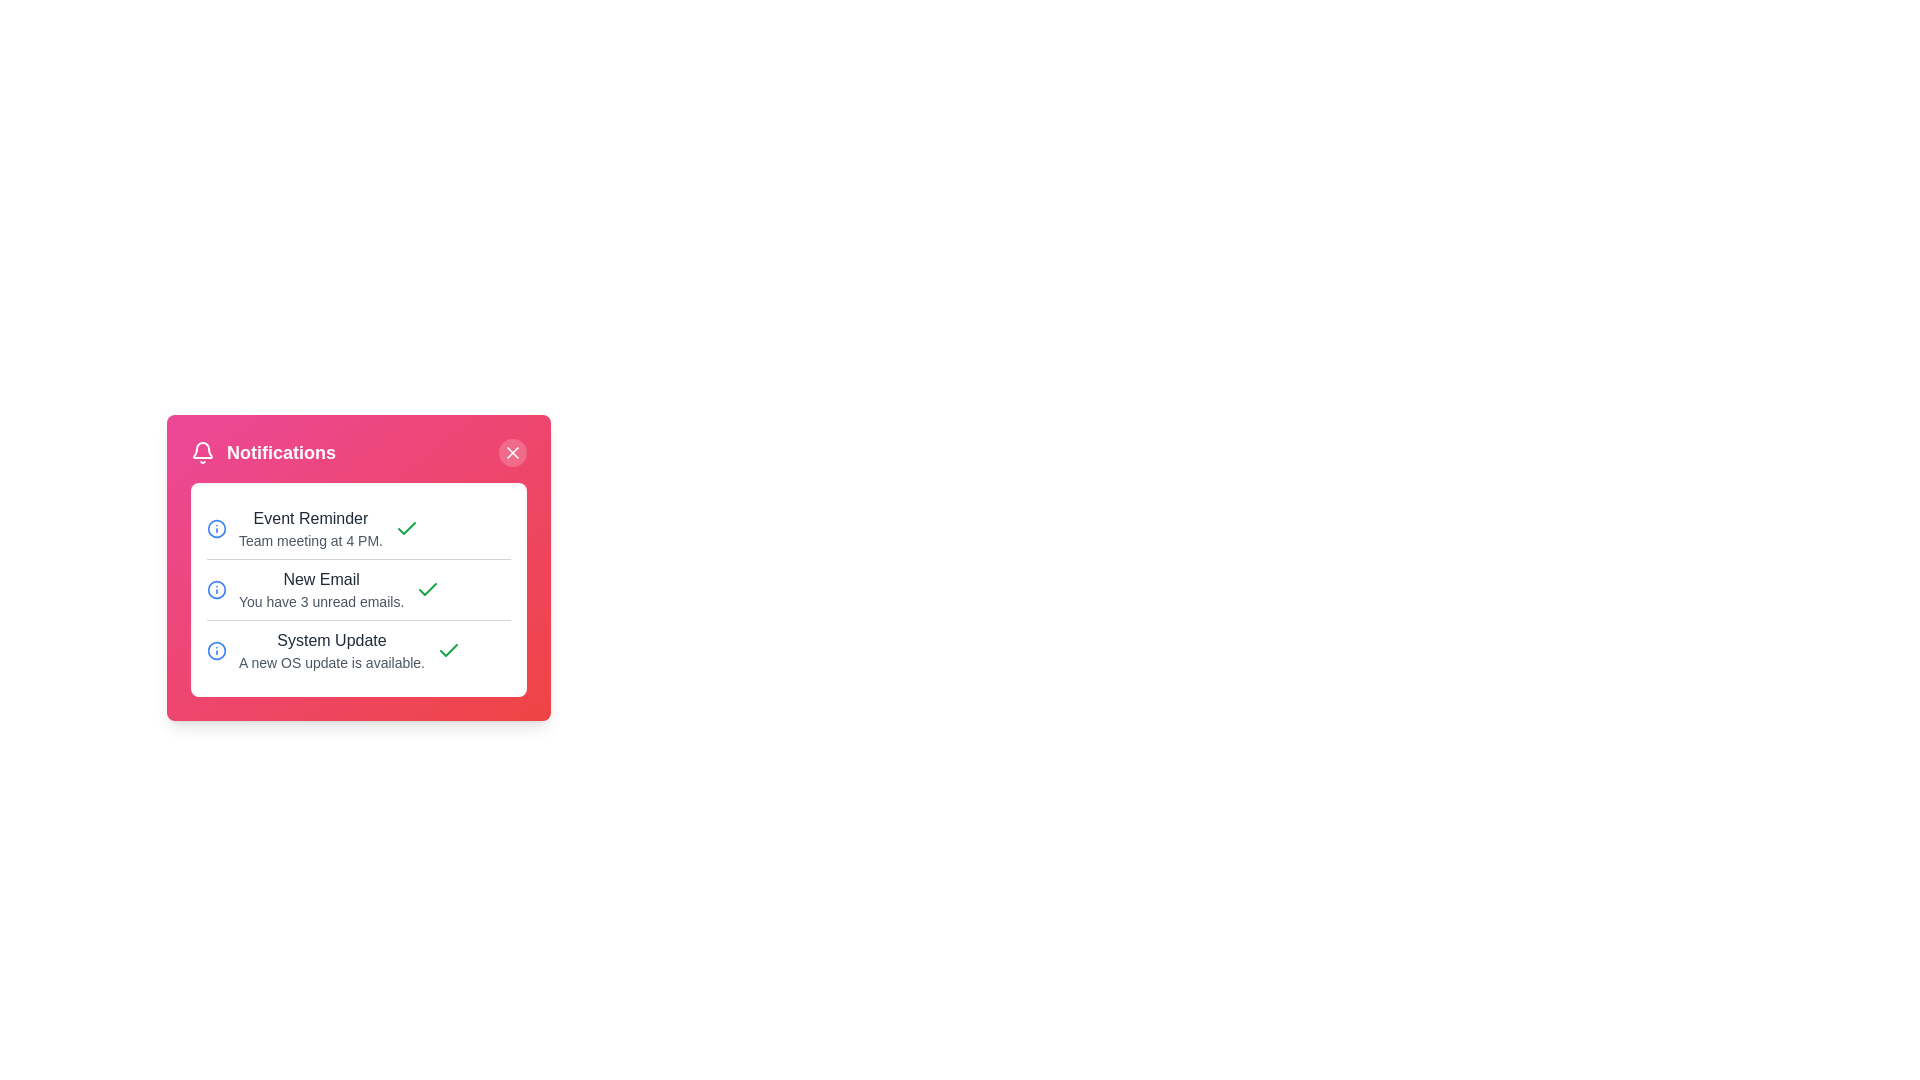 The image size is (1920, 1080). Describe the element at coordinates (216, 651) in the screenshot. I see `the information icon within the 'System Update' notification` at that location.